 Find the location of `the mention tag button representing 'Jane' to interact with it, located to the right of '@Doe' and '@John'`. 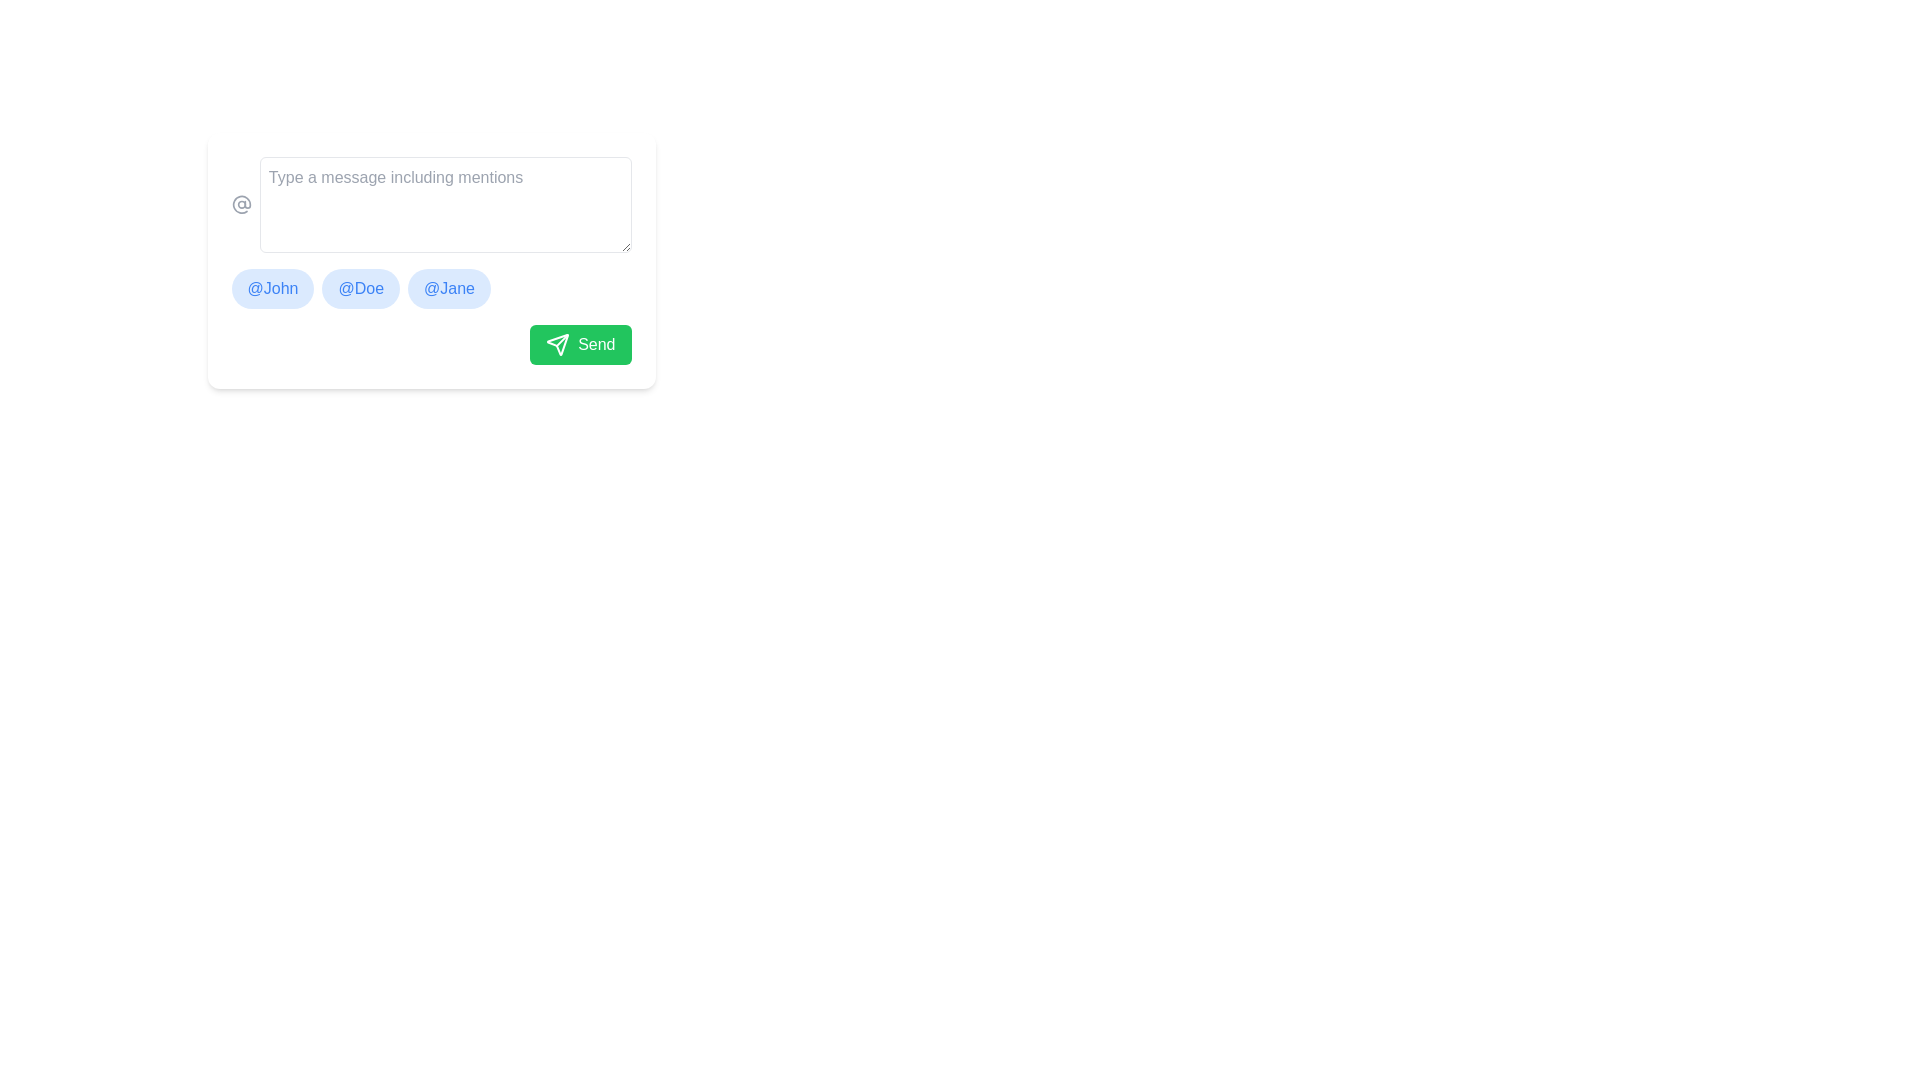

the mention tag button representing 'Jane' to interact with it, located to the right of '@Doe' and '@John' is located at coordinates (448, 289).